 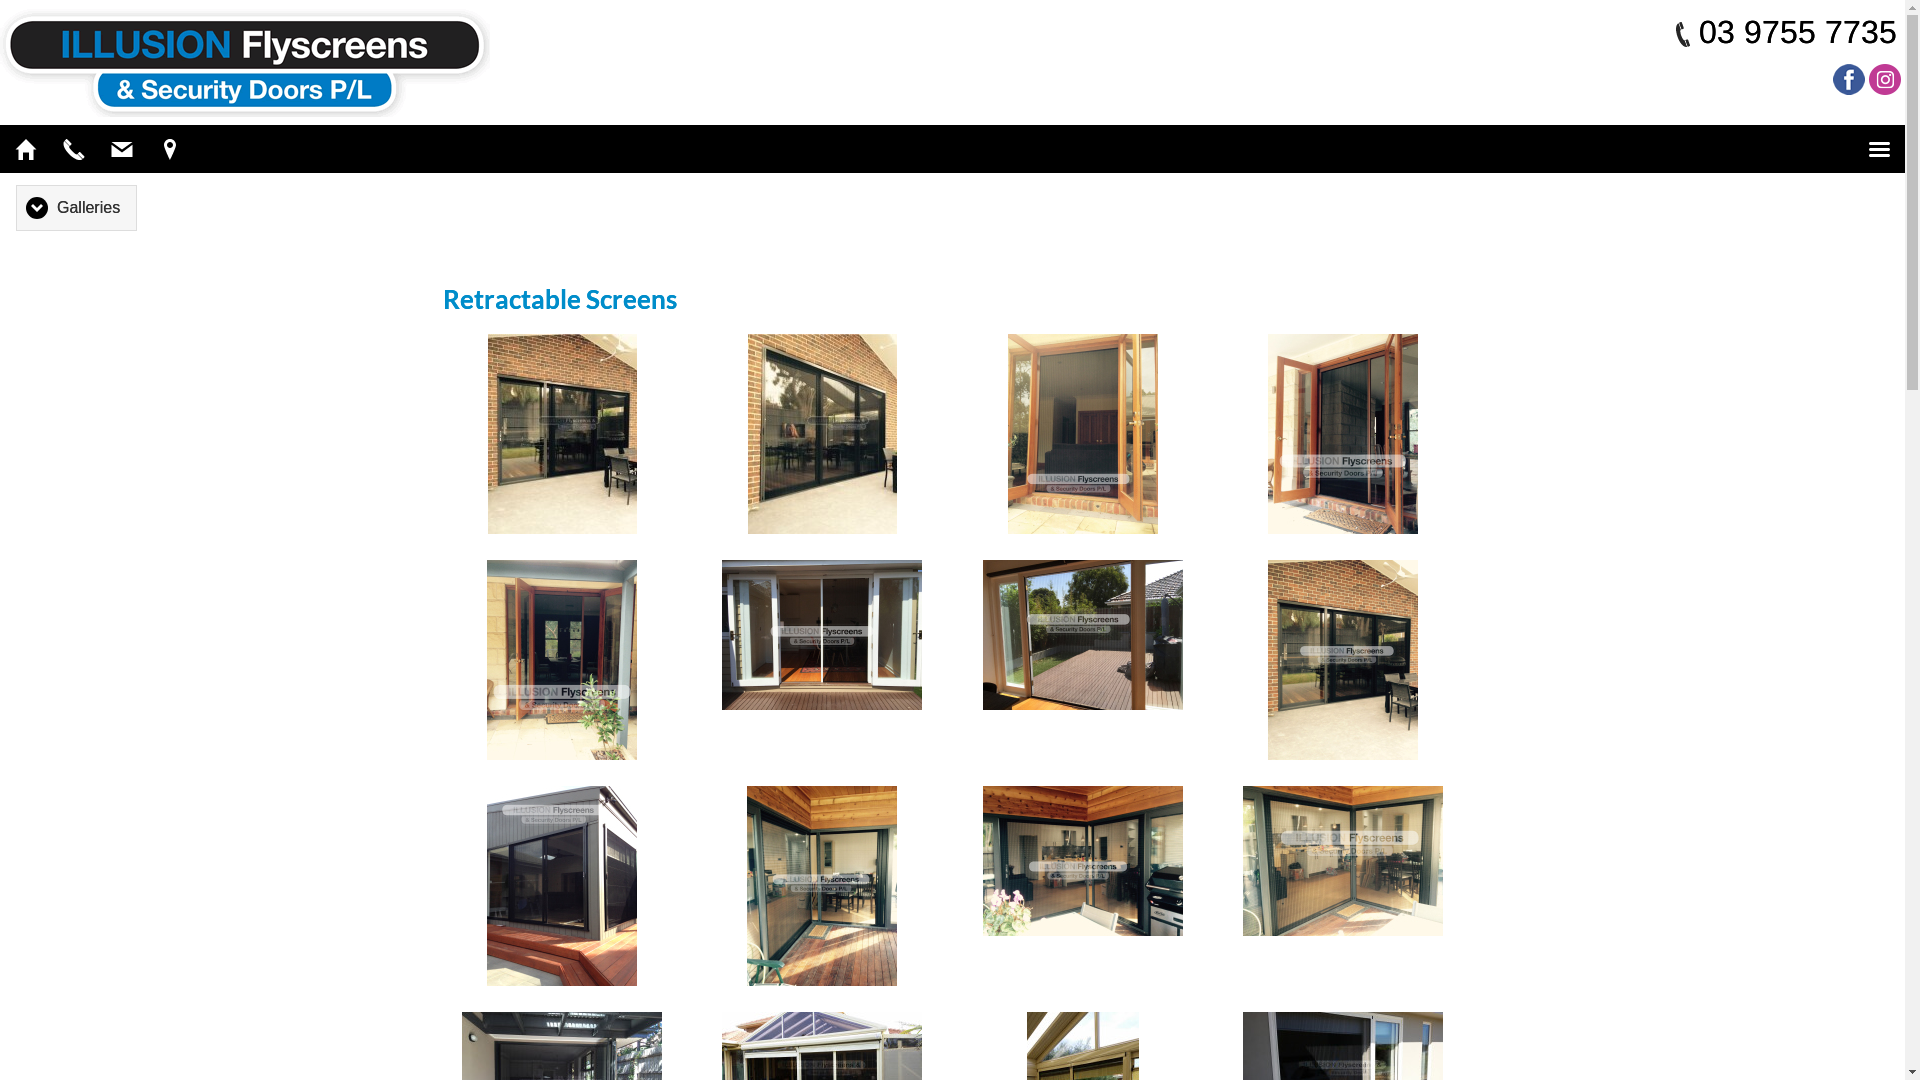 I want to click on 'HOME', so click(x=25, y=148).